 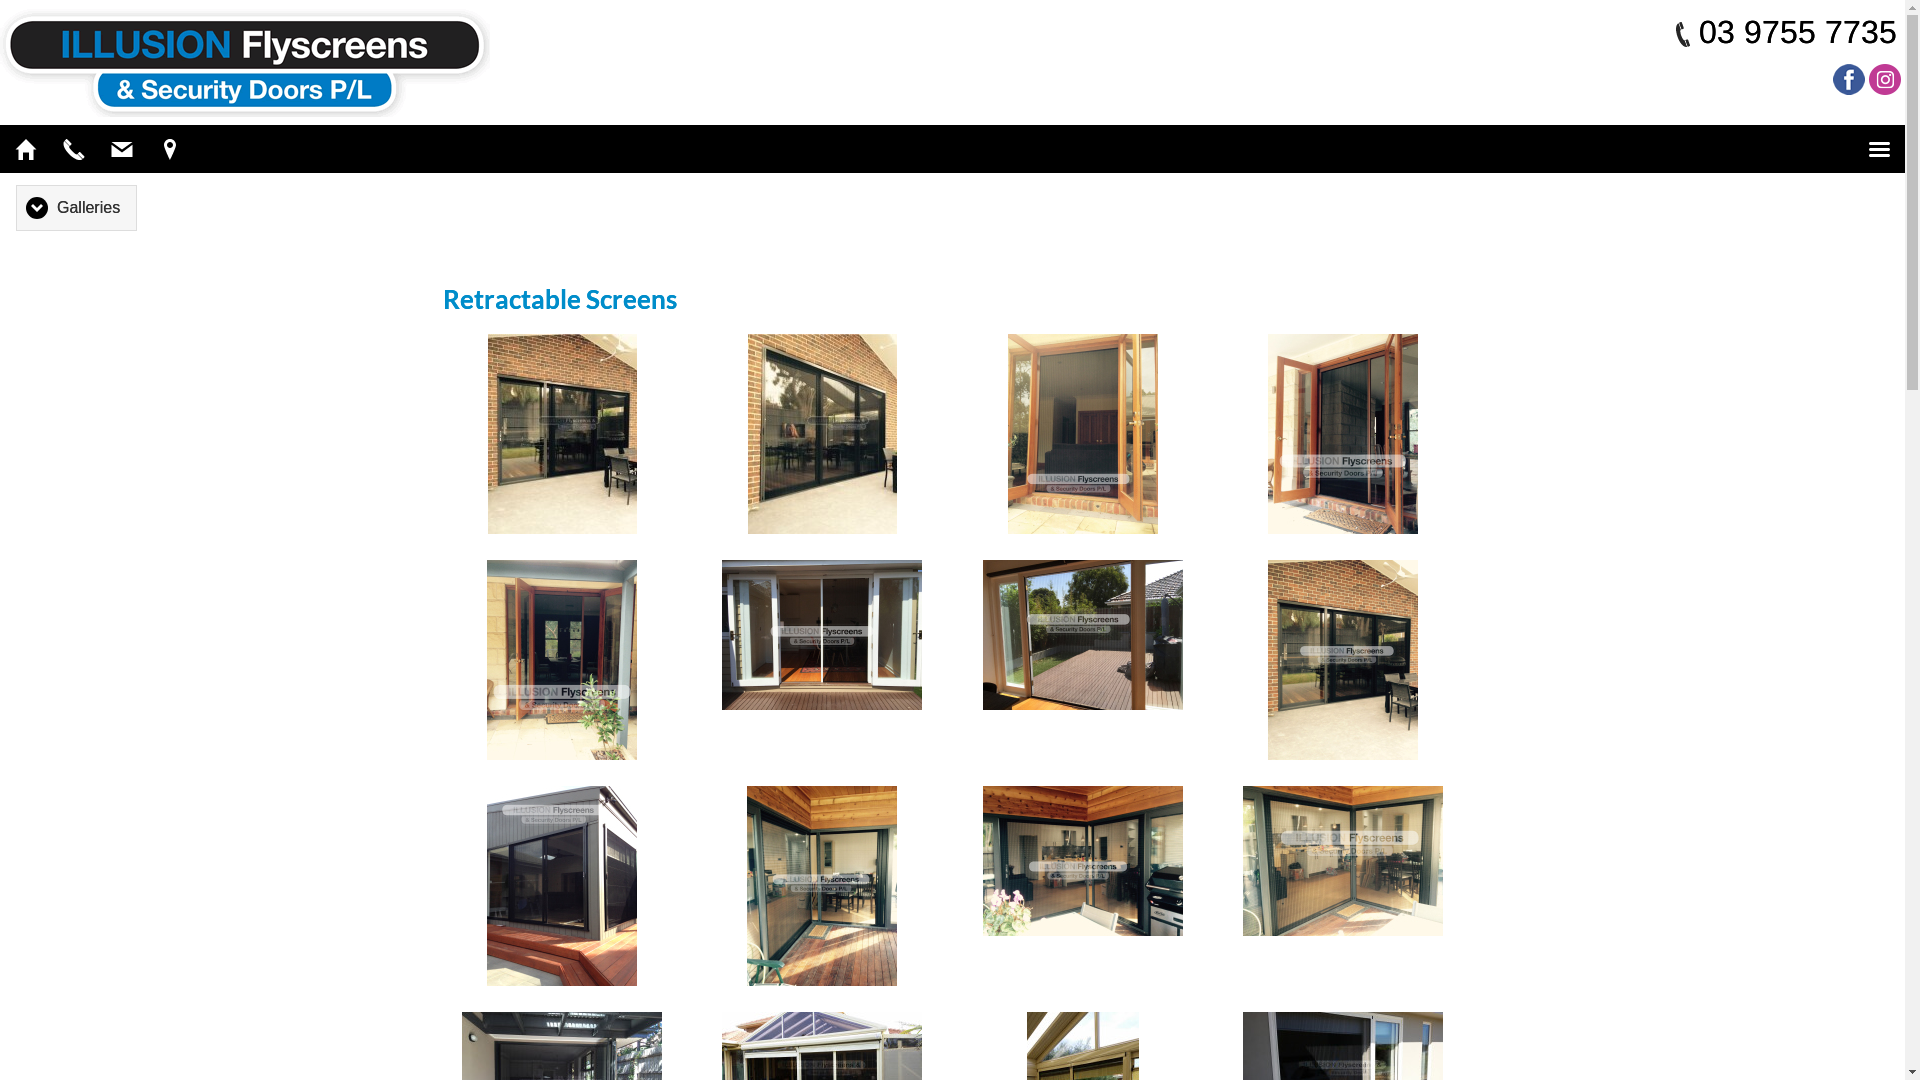 I want to click on 'HOME', so click(x=25, y=148).